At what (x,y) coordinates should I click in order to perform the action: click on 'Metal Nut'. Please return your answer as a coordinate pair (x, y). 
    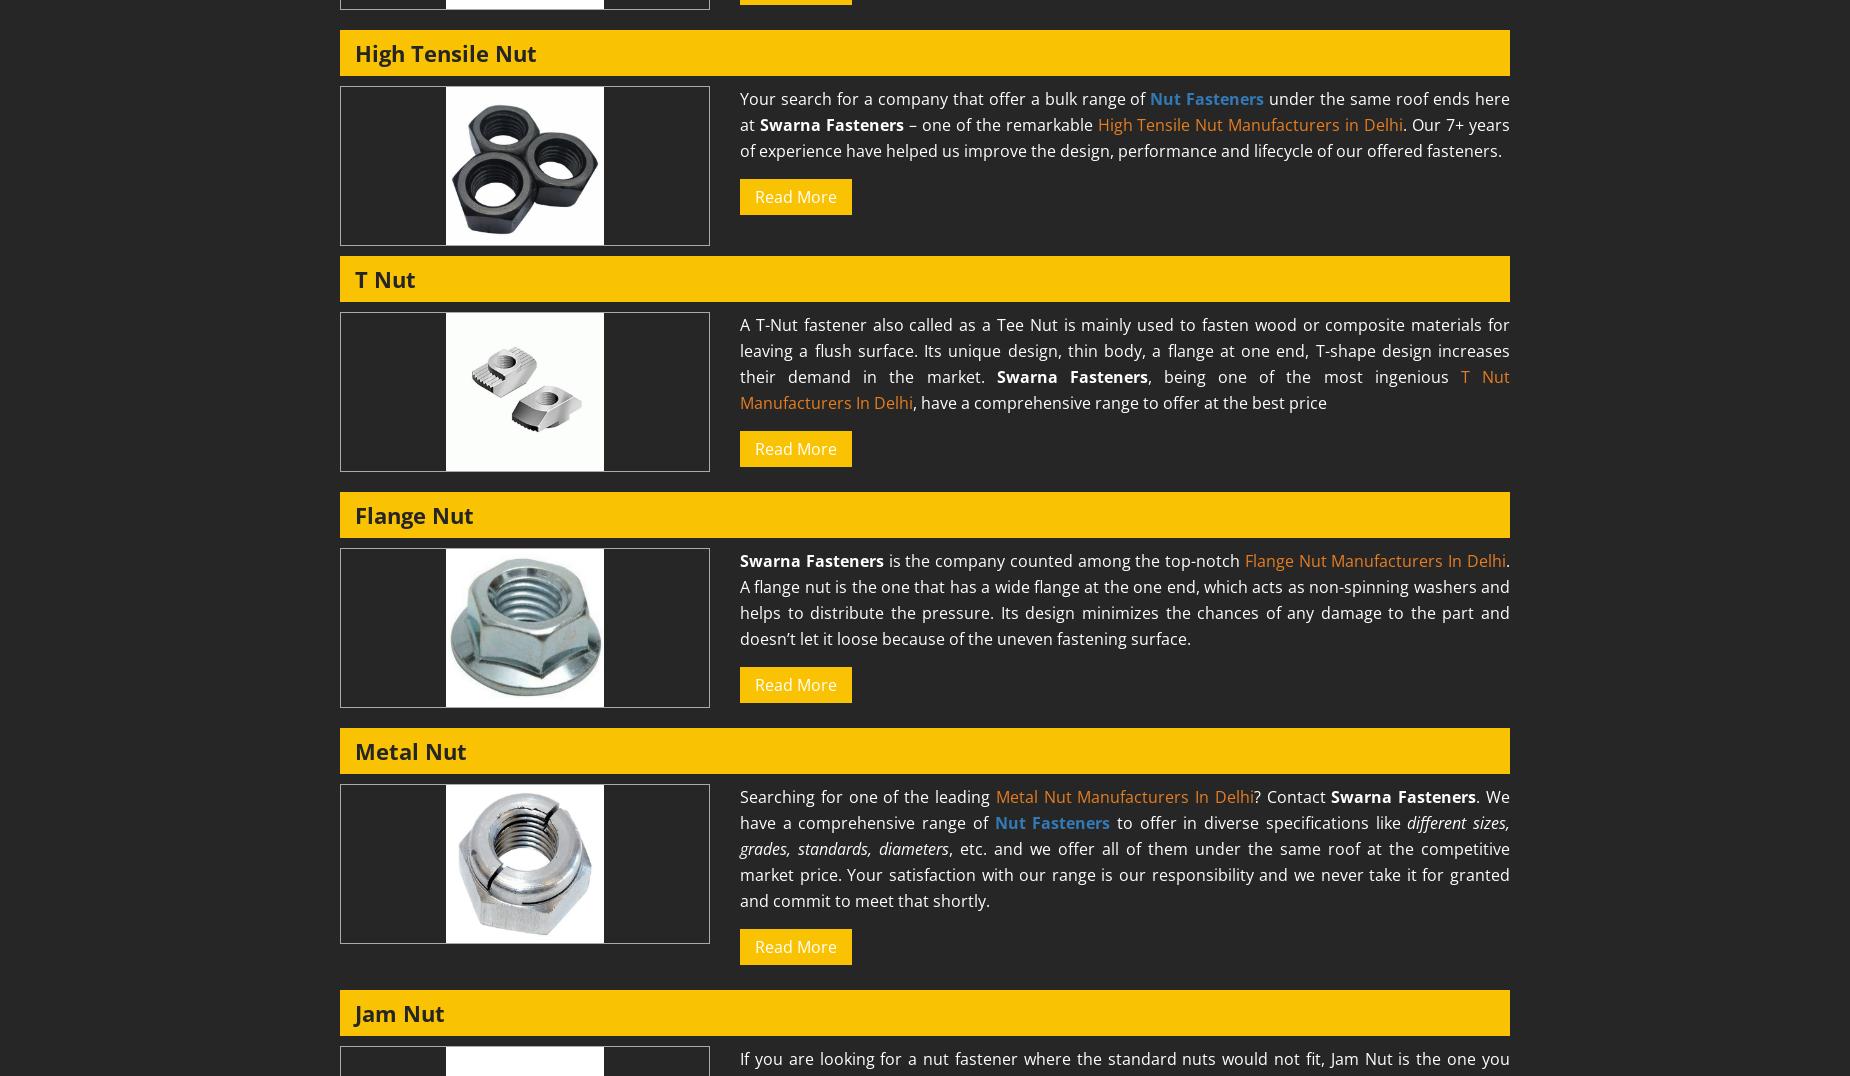
    Looking at the image, I should click on (410, 750).